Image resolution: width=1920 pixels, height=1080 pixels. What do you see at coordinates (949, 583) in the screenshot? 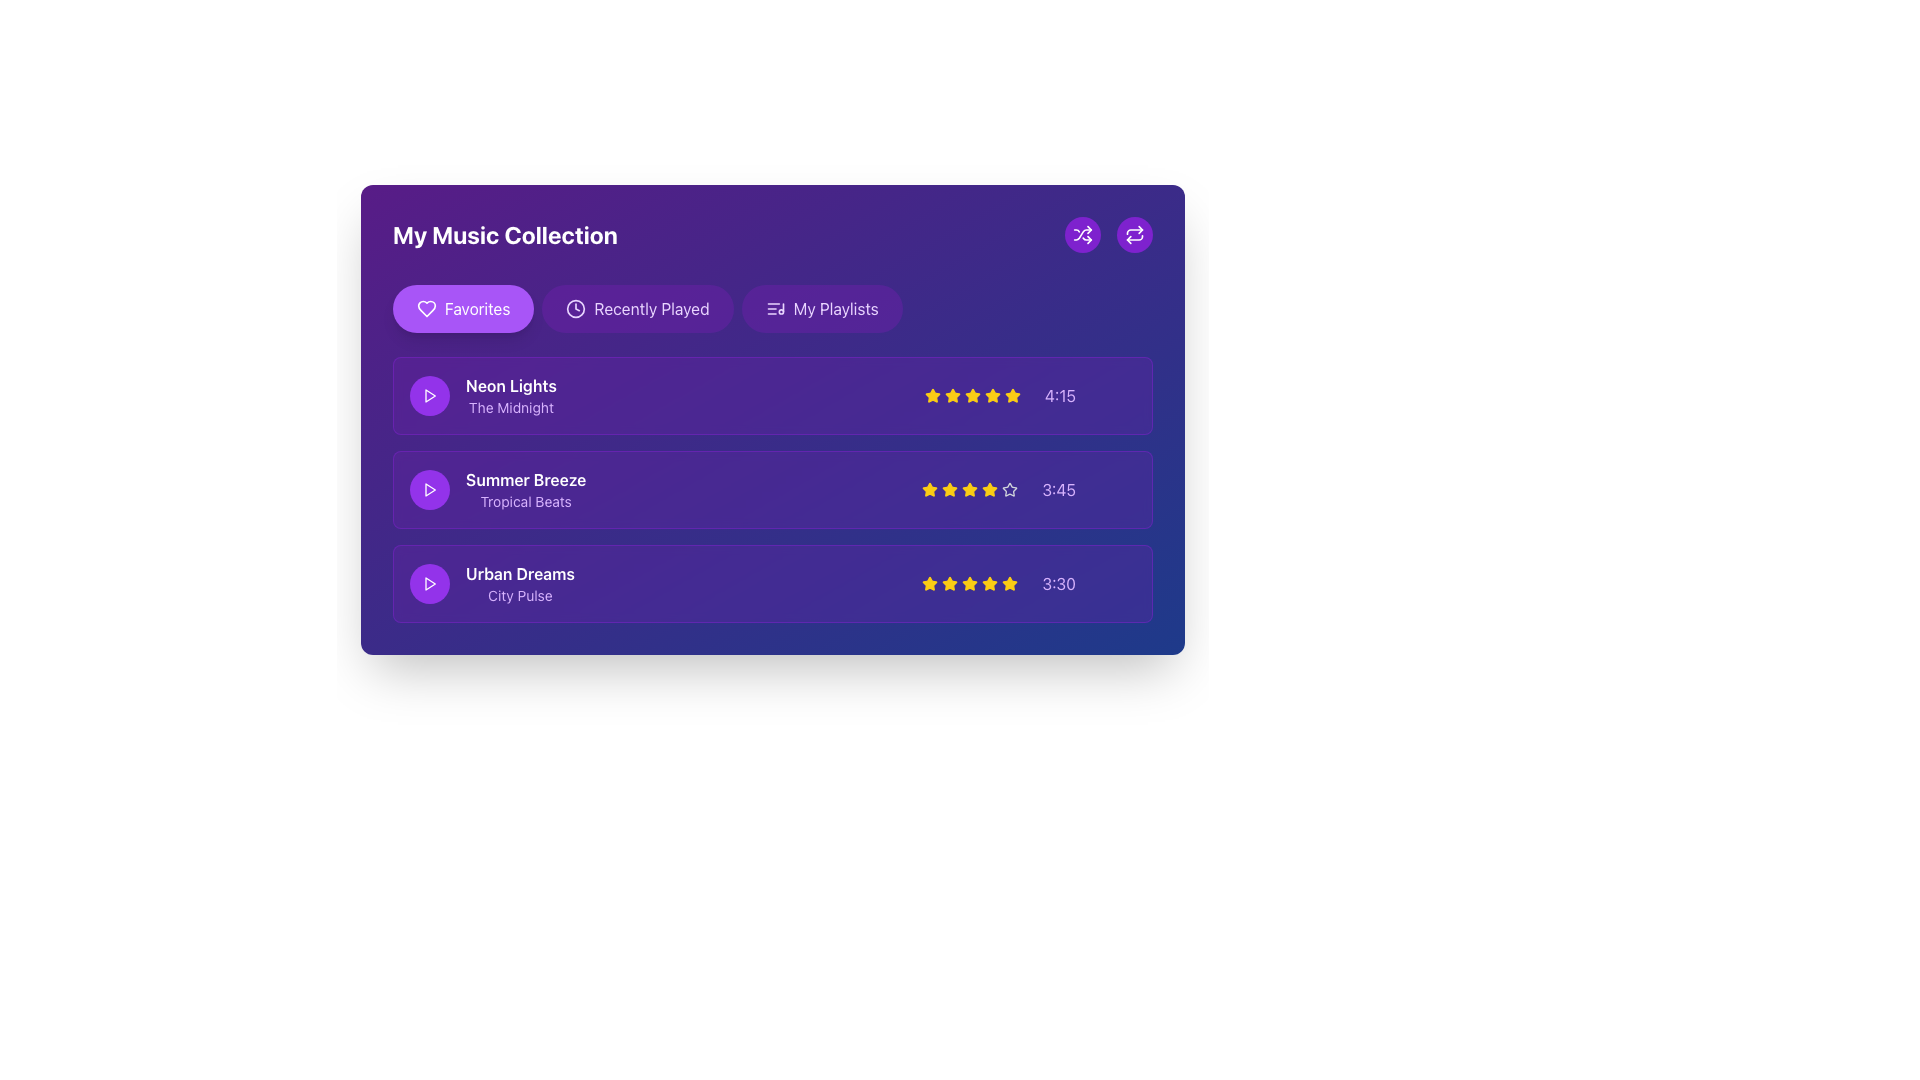
I see `the first rating star icon` at bounding box center [949, 583].